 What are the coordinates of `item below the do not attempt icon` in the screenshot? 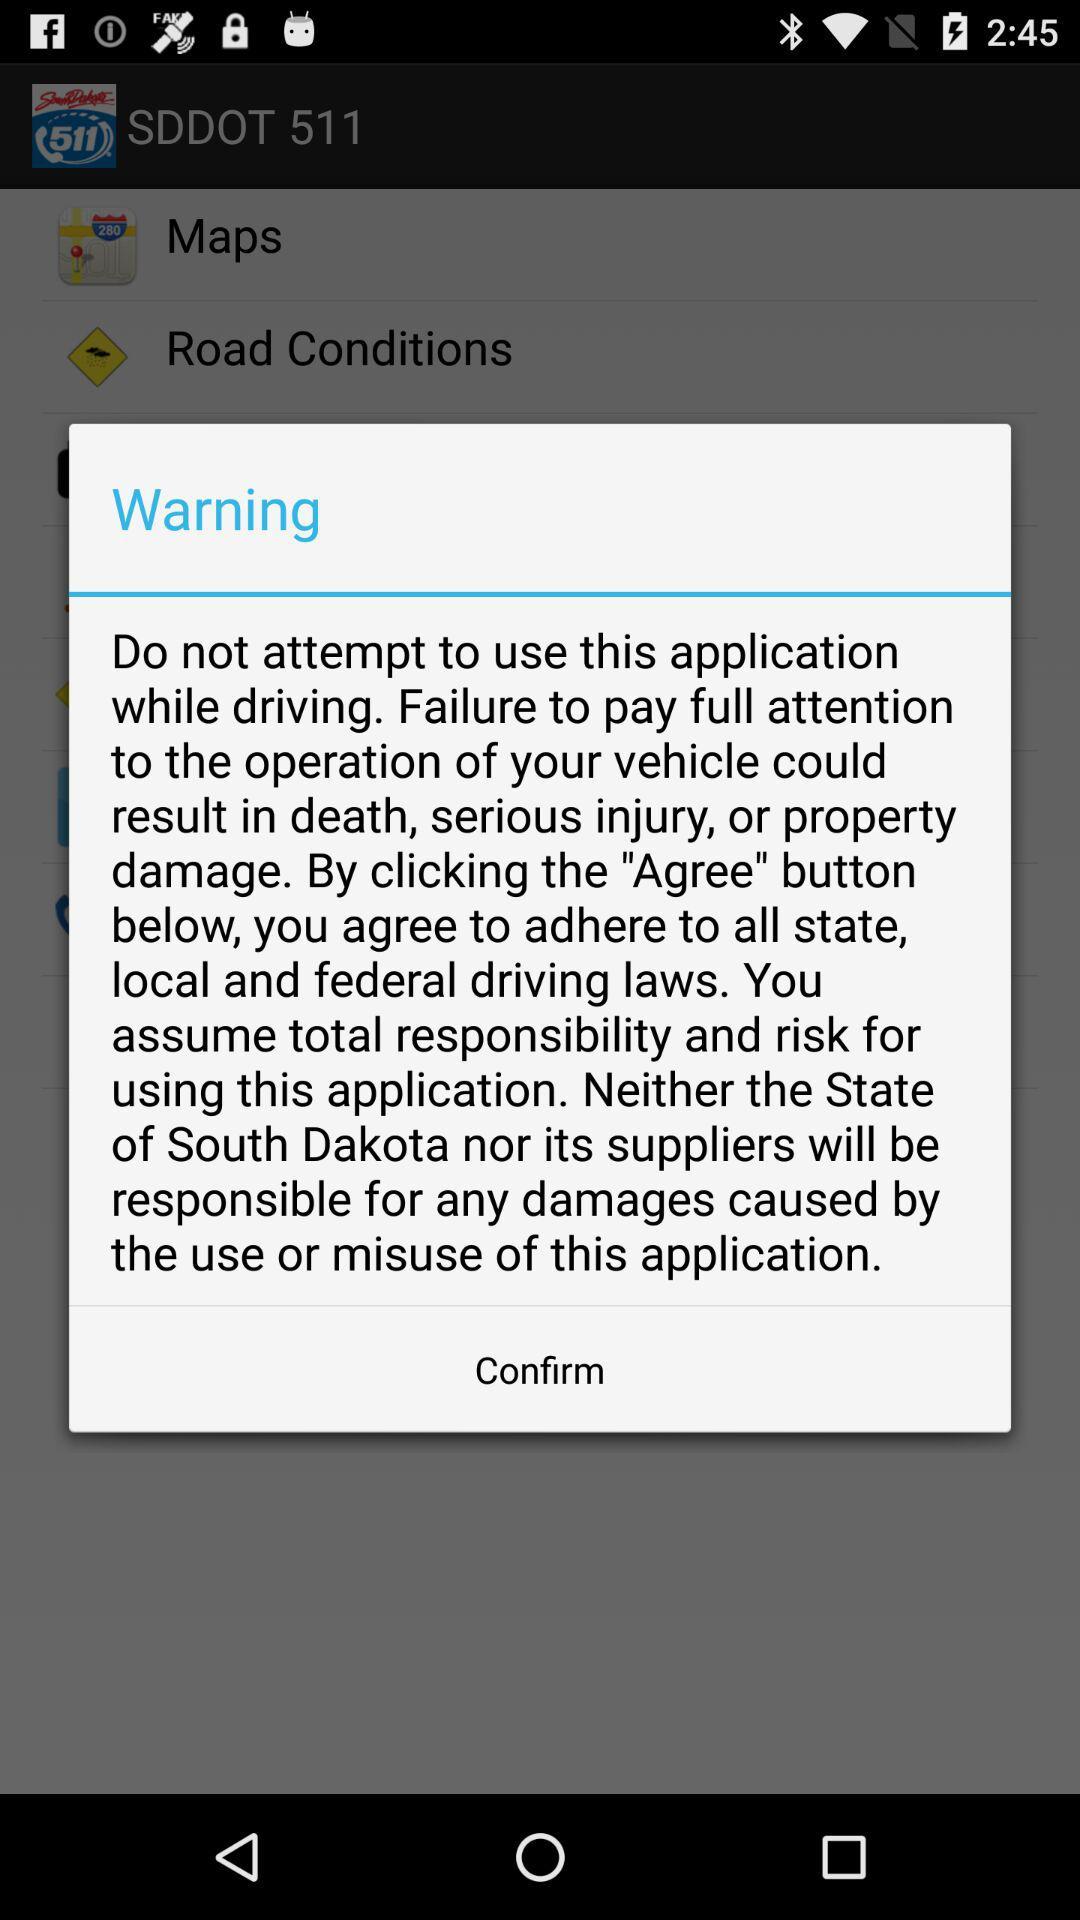 It's located at (540, 1368).